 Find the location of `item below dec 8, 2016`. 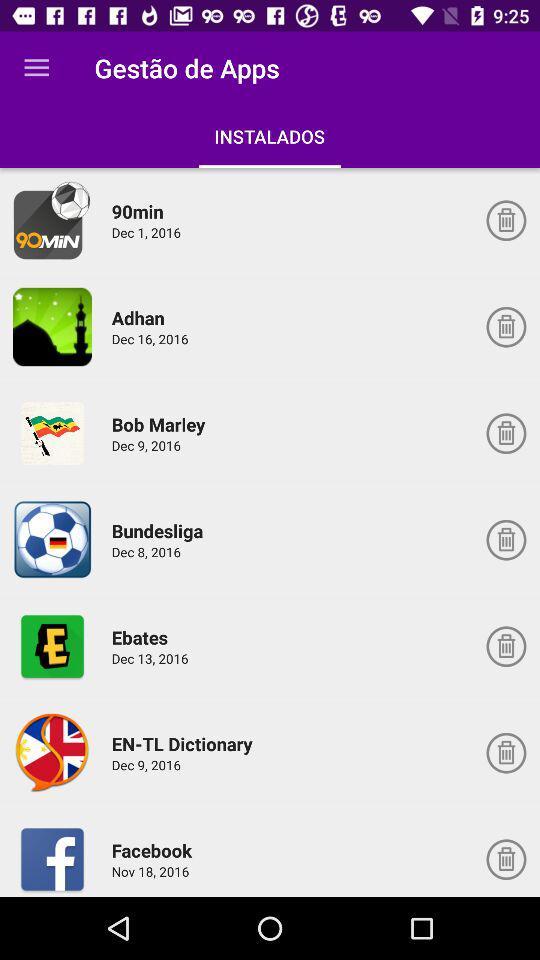

item below dec 8, 2016 is located at coordinates (142, 636).